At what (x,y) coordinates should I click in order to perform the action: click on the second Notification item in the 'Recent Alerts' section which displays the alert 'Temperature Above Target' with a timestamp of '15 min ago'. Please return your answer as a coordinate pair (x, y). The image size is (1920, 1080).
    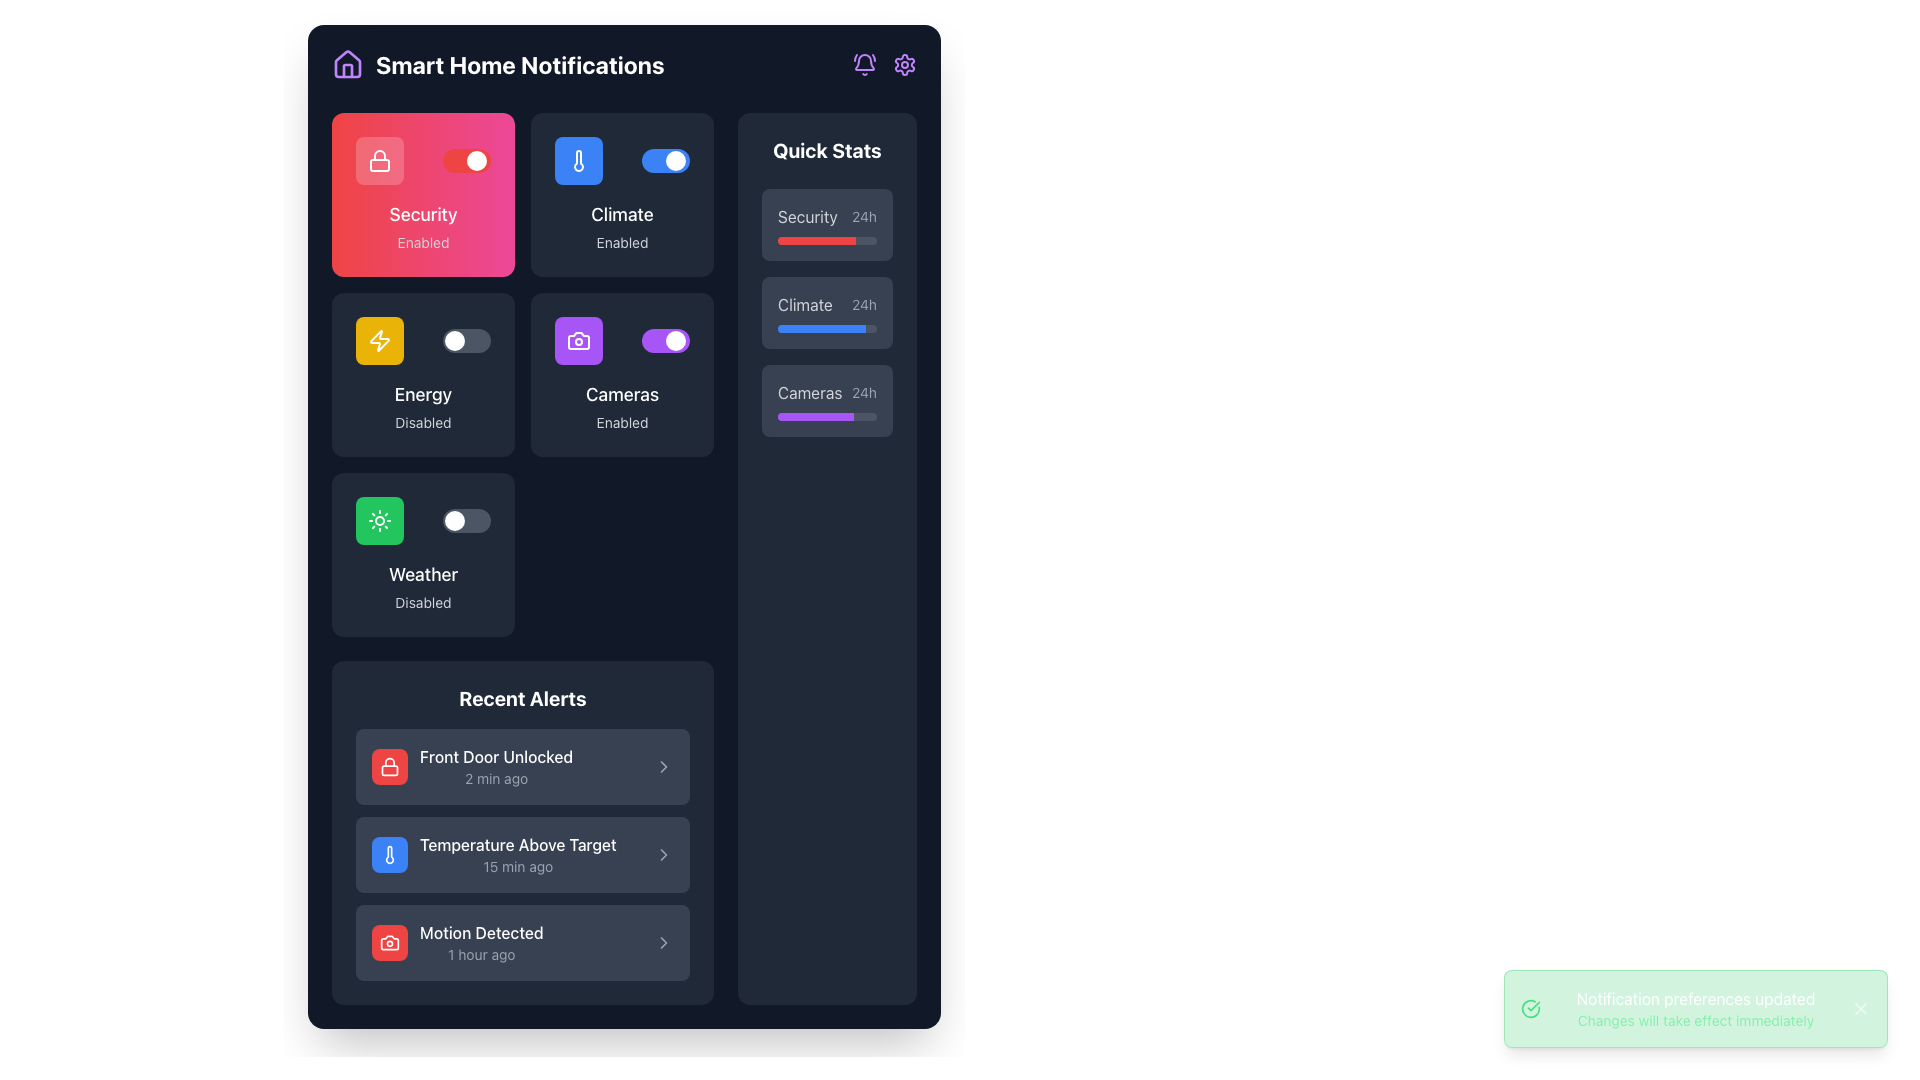
    Looking at the image, I should click on (523, 855).